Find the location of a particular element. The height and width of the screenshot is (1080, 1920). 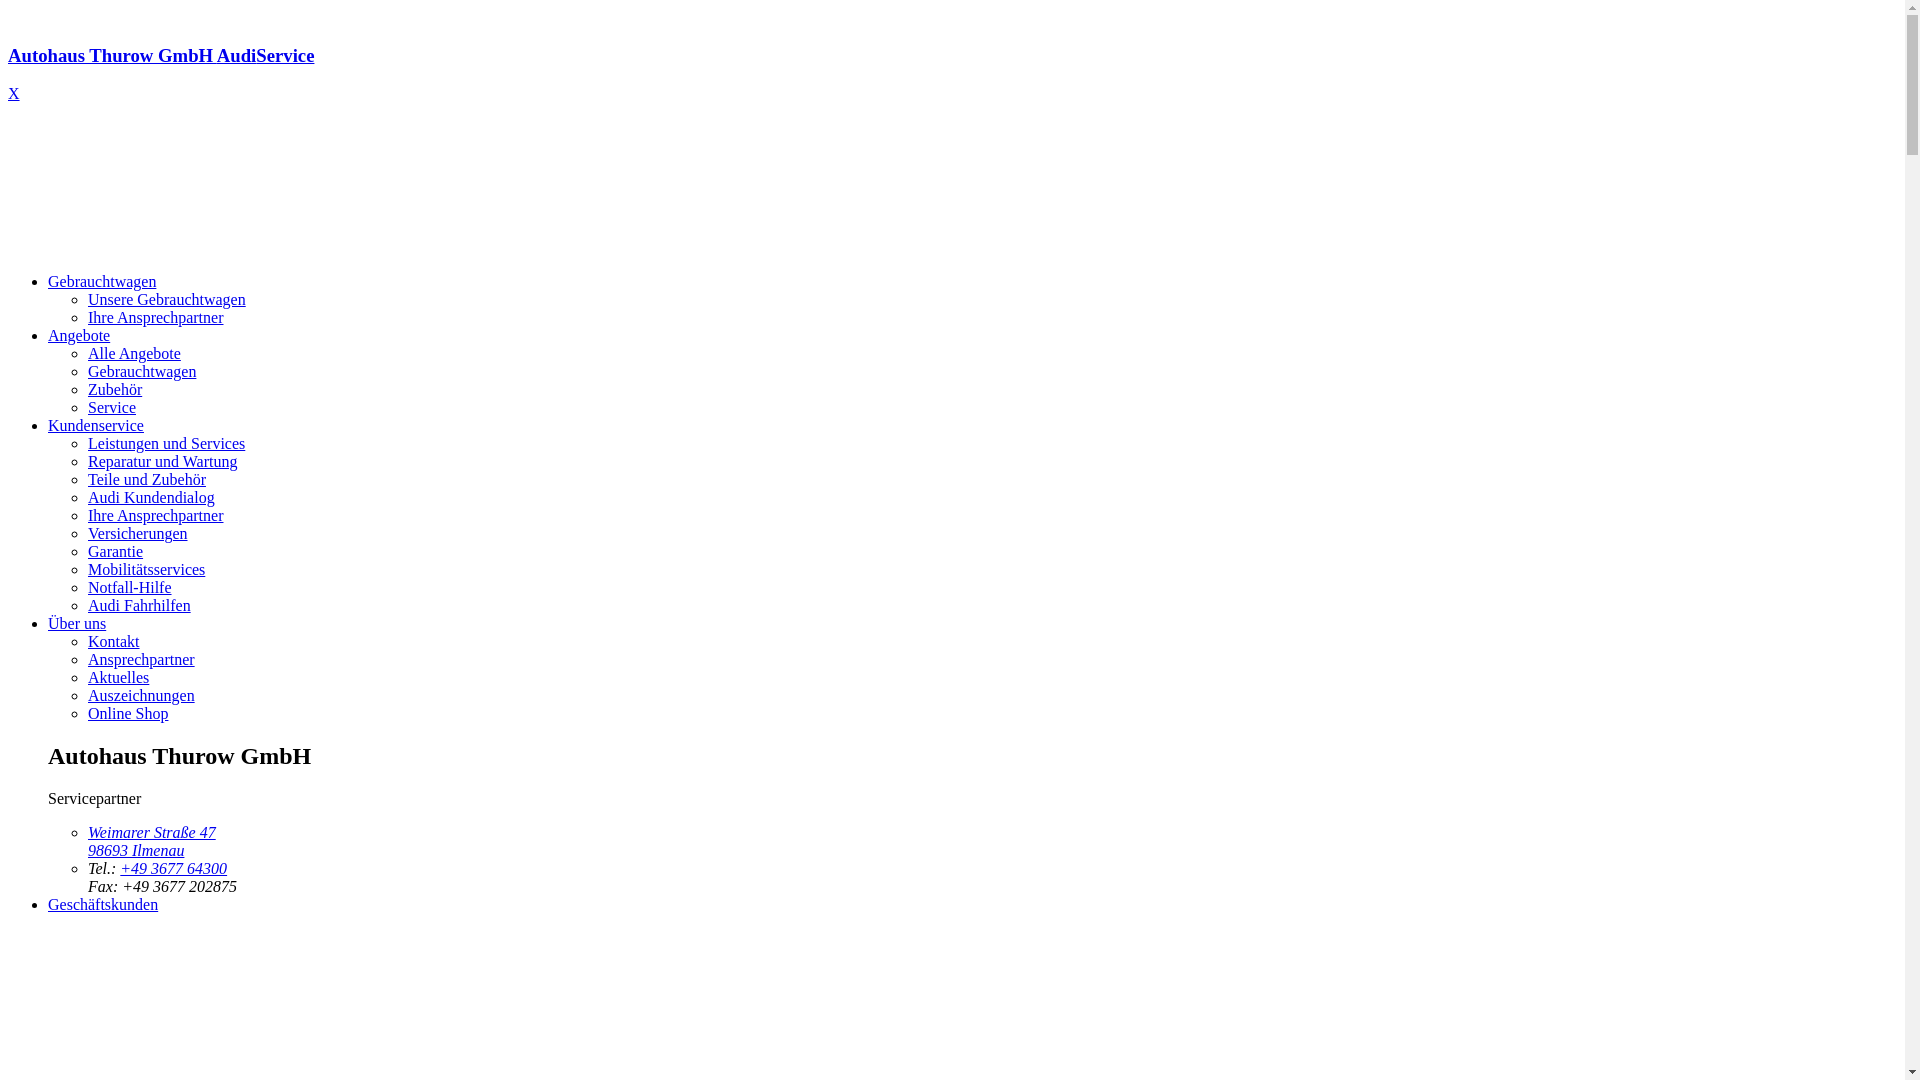

'Aktuelles' is located at coordinates (117, 676).